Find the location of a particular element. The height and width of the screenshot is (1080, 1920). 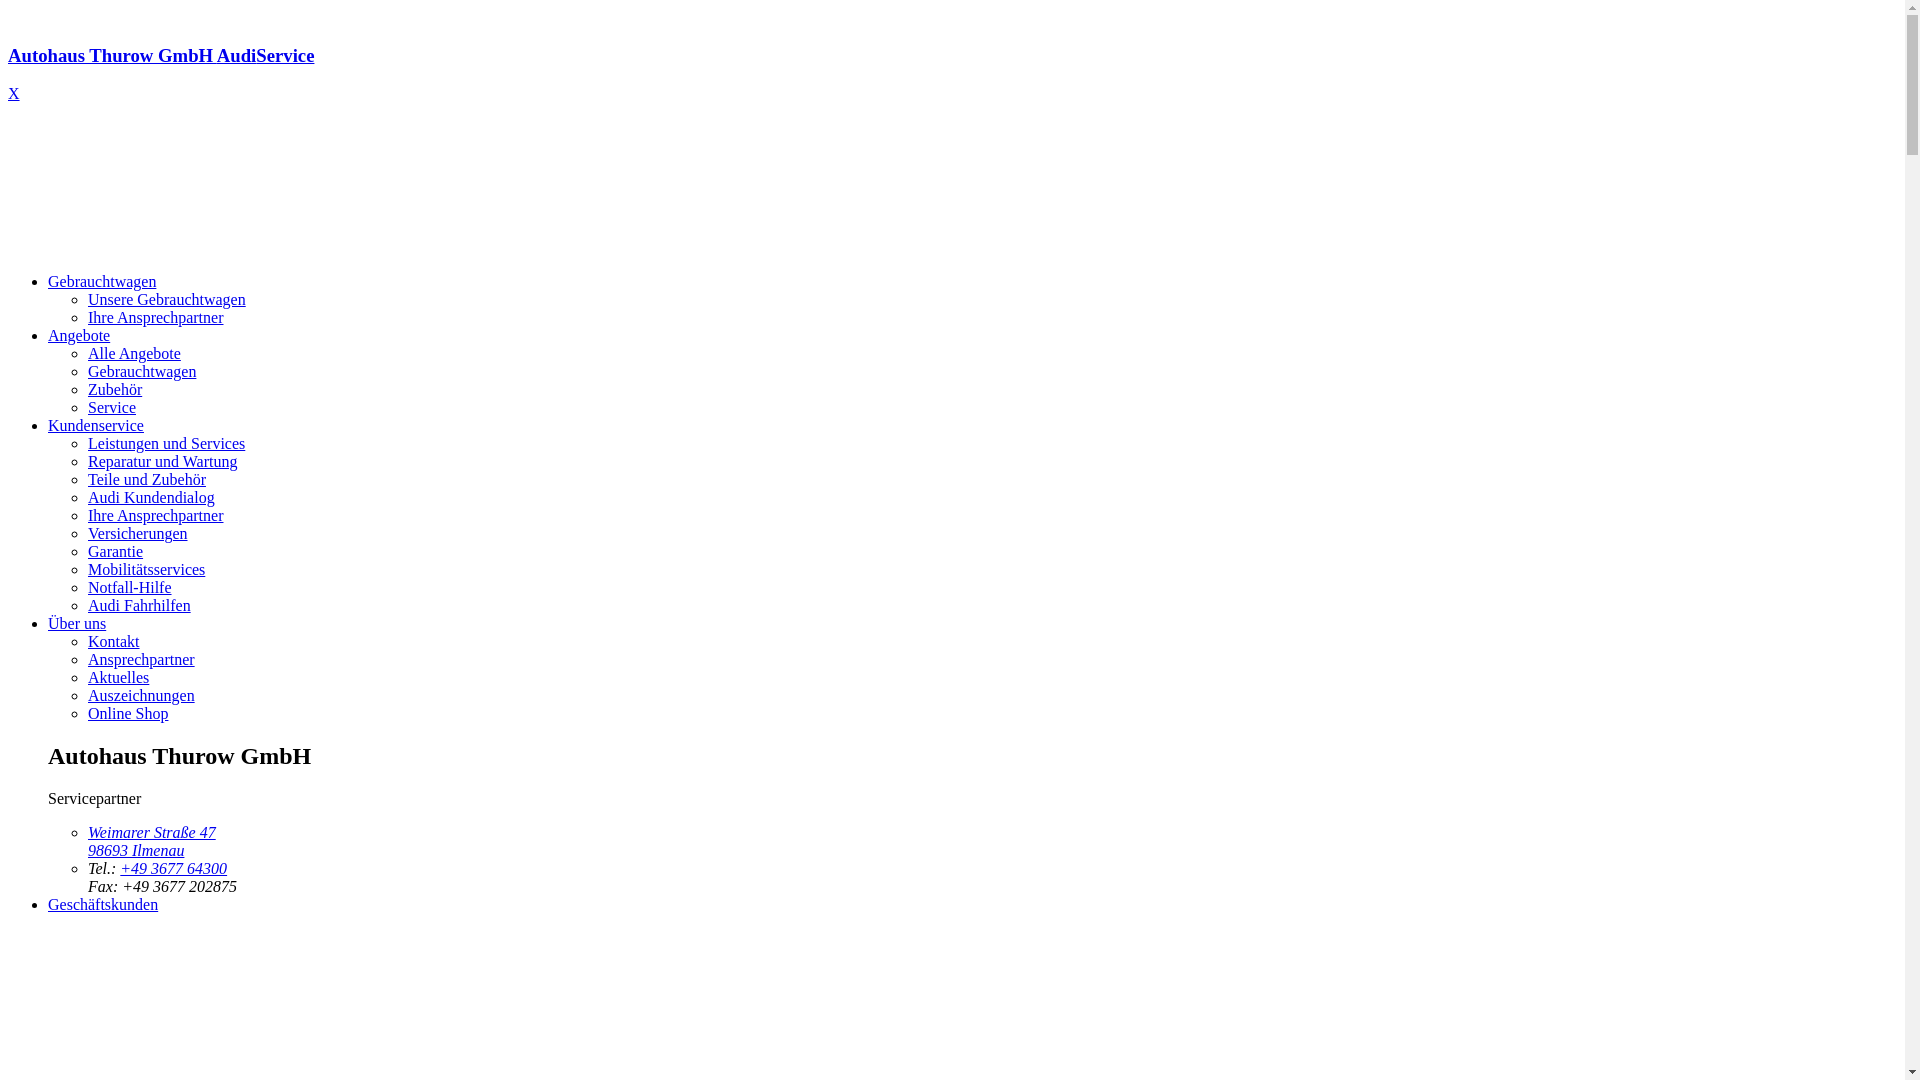

'Aktuelles' is located at coordinates (117, 676).